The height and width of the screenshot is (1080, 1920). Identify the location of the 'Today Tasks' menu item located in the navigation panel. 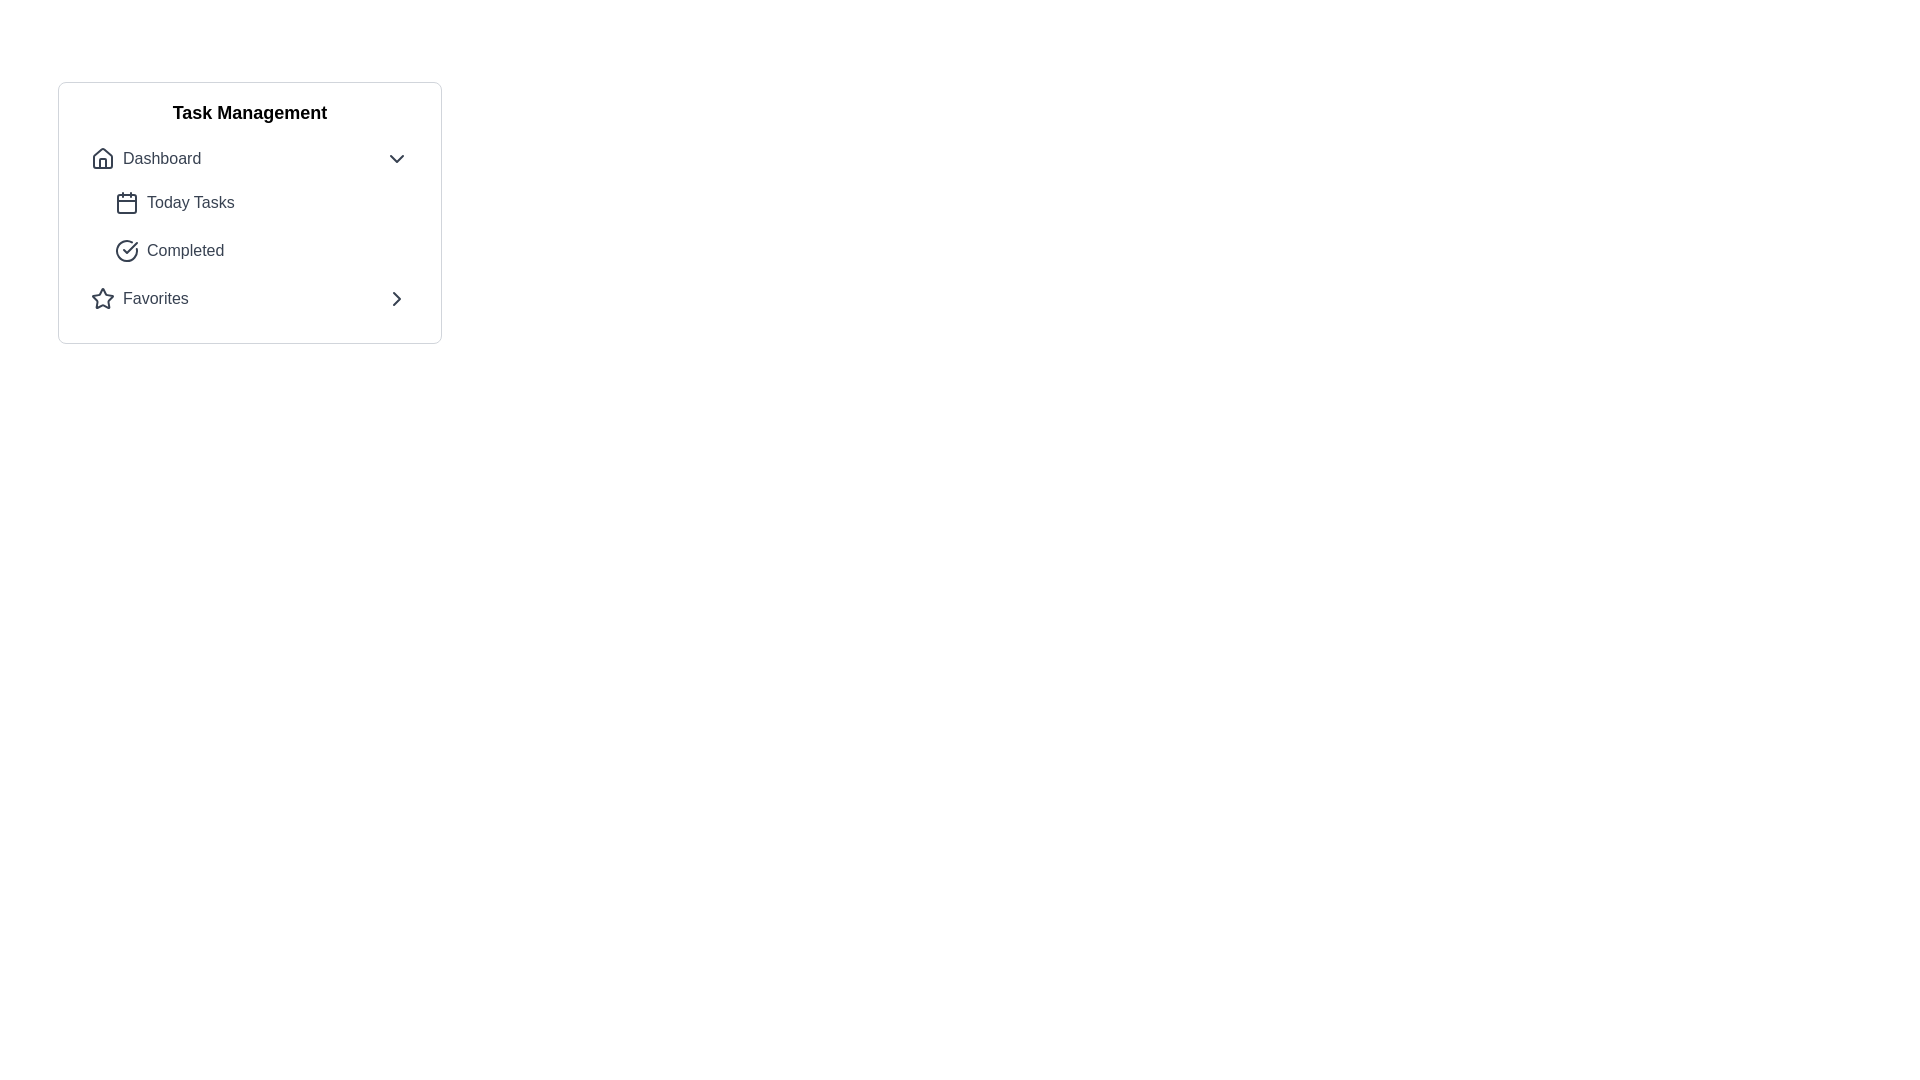
(248, 204).